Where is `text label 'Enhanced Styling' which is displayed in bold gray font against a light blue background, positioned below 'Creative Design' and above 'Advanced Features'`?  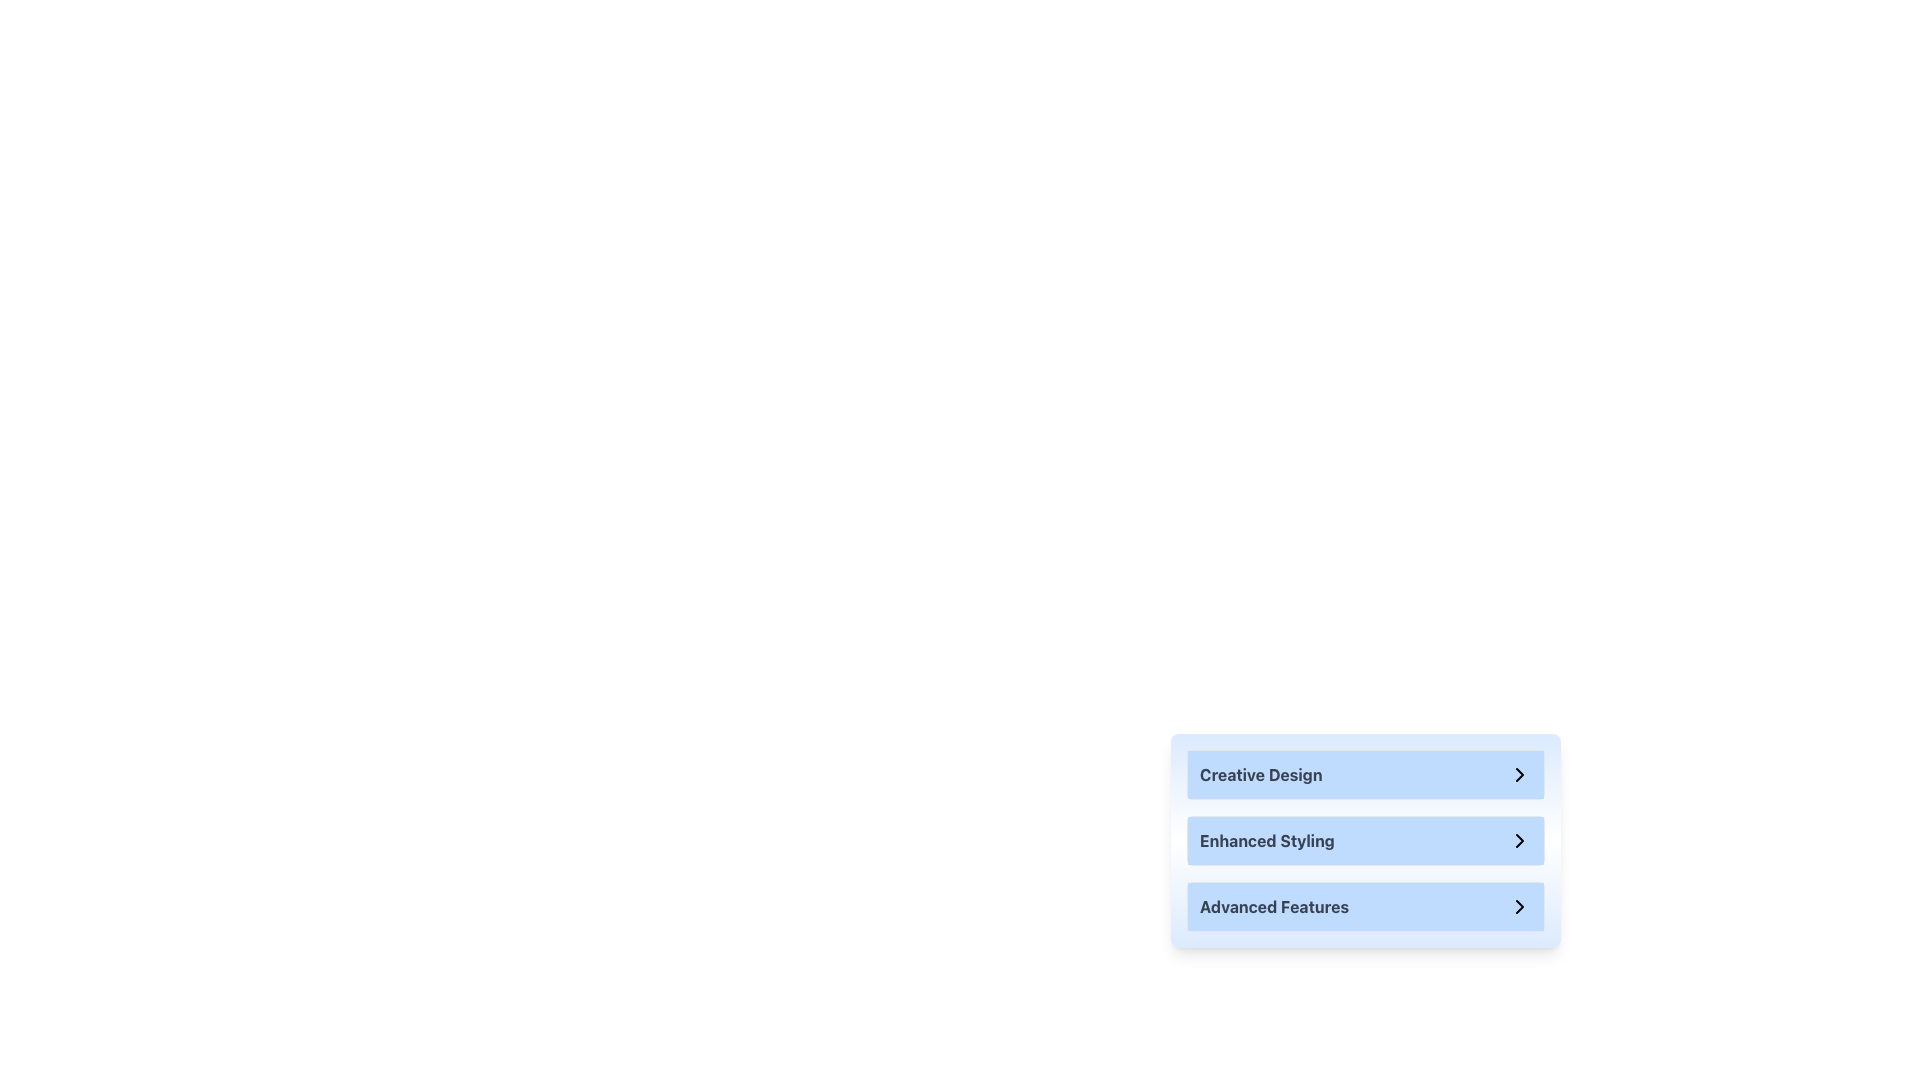
text label 'Enhanced Styling' which is displayed in bold gray font against a light blue background, positioned below 'Creative Design' and above 'Advanced Features' is located at coordinates (1266, 840).